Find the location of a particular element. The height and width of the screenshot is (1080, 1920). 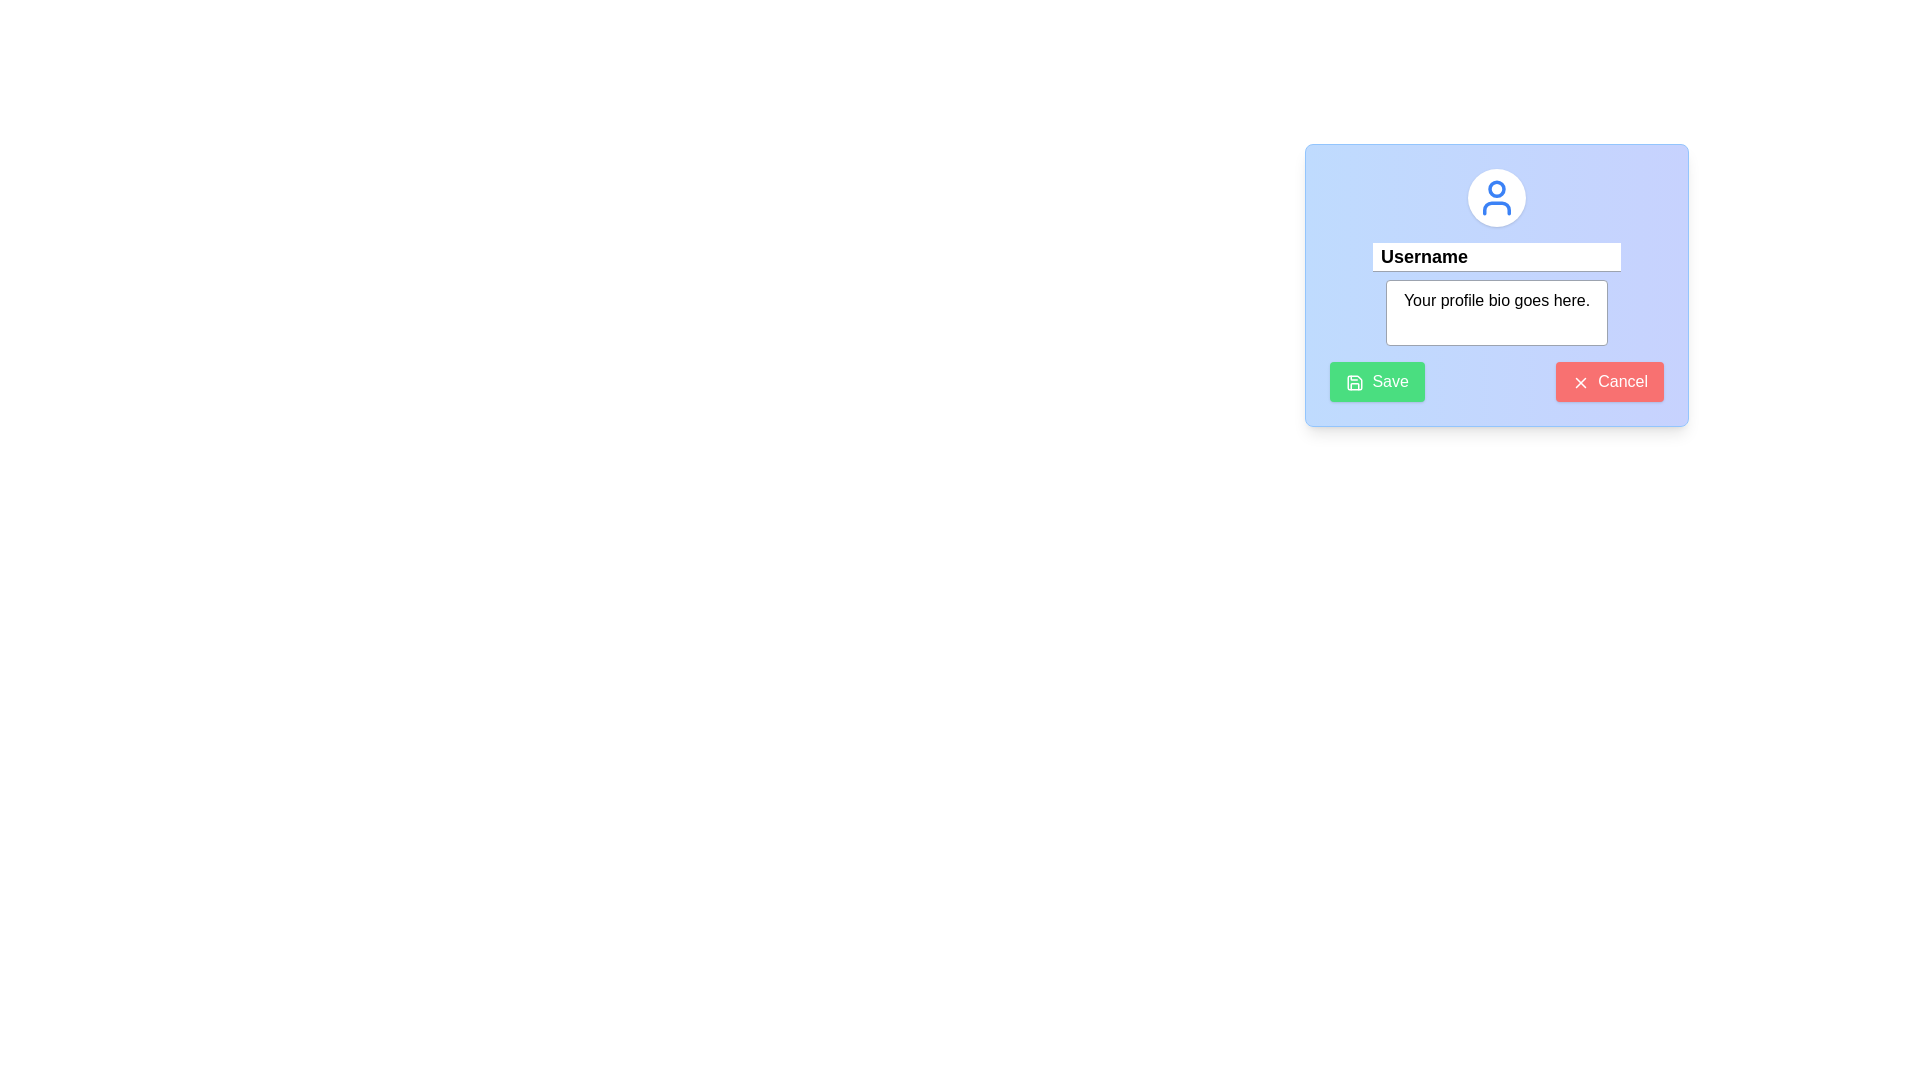

the text area displaying the placeholder message 'Your profile bio goes here.' which is centered below the 'Username' field and above the 'Save' and 'Cancel' buttons in the modal card is located at coordinates (1497, 293).